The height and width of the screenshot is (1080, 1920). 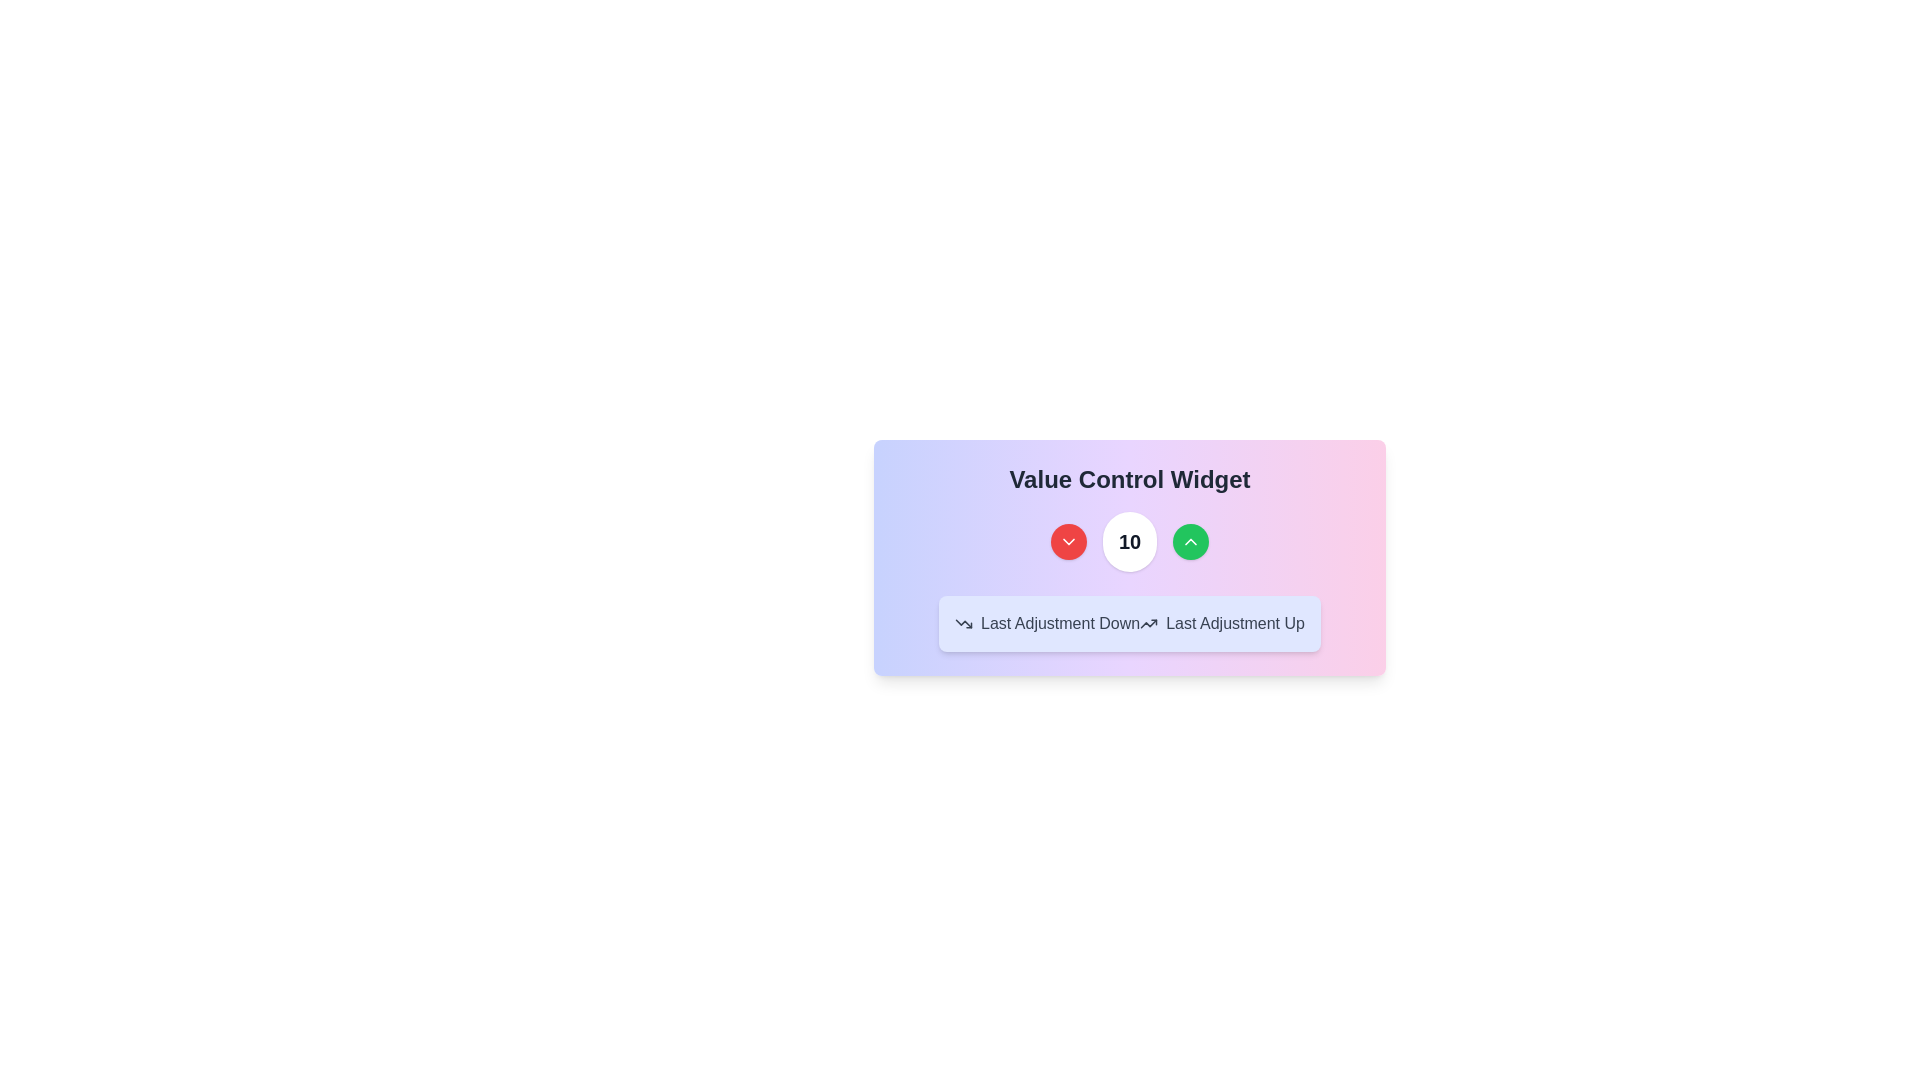 I want to click on the downward chevron button with a red background located at the leftmost side of the row, so click(x=1067, y=542).